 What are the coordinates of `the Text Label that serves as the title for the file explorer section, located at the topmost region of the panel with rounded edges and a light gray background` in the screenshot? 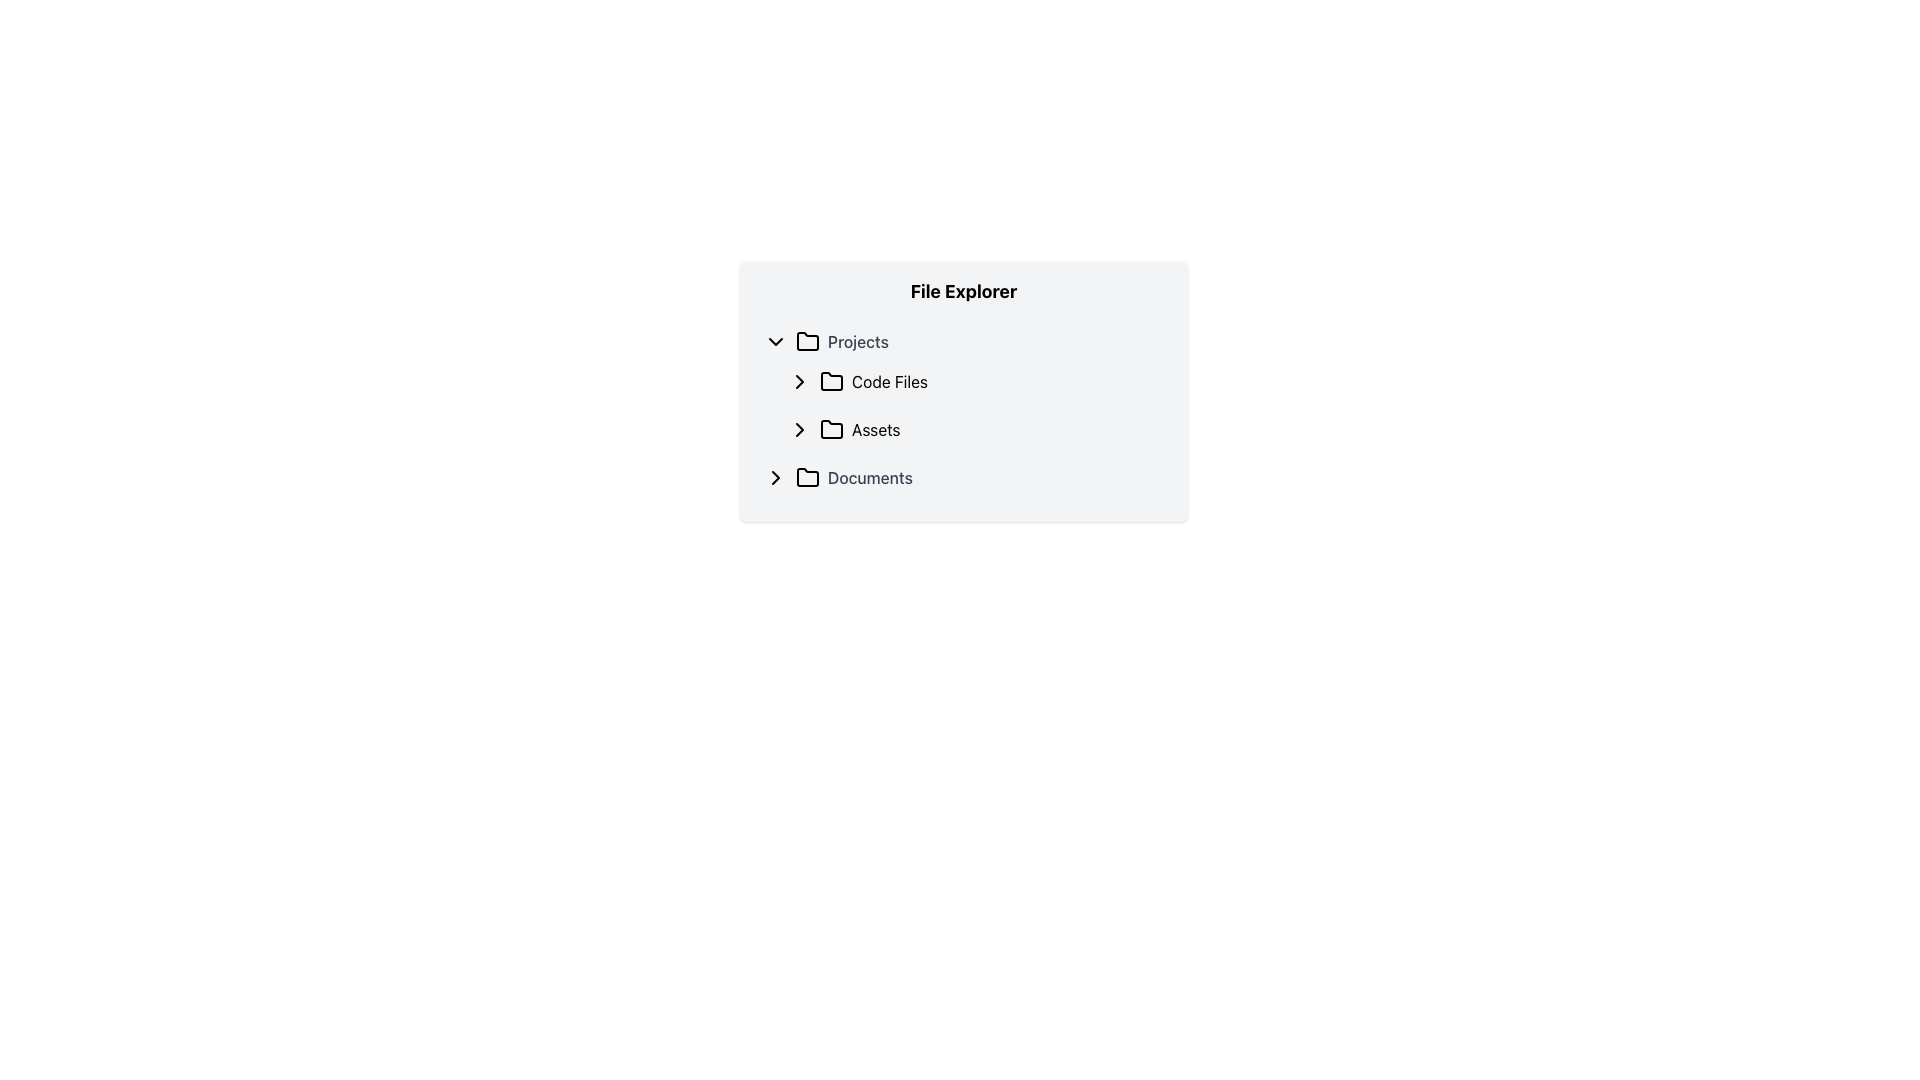 It's located at (964, 292).